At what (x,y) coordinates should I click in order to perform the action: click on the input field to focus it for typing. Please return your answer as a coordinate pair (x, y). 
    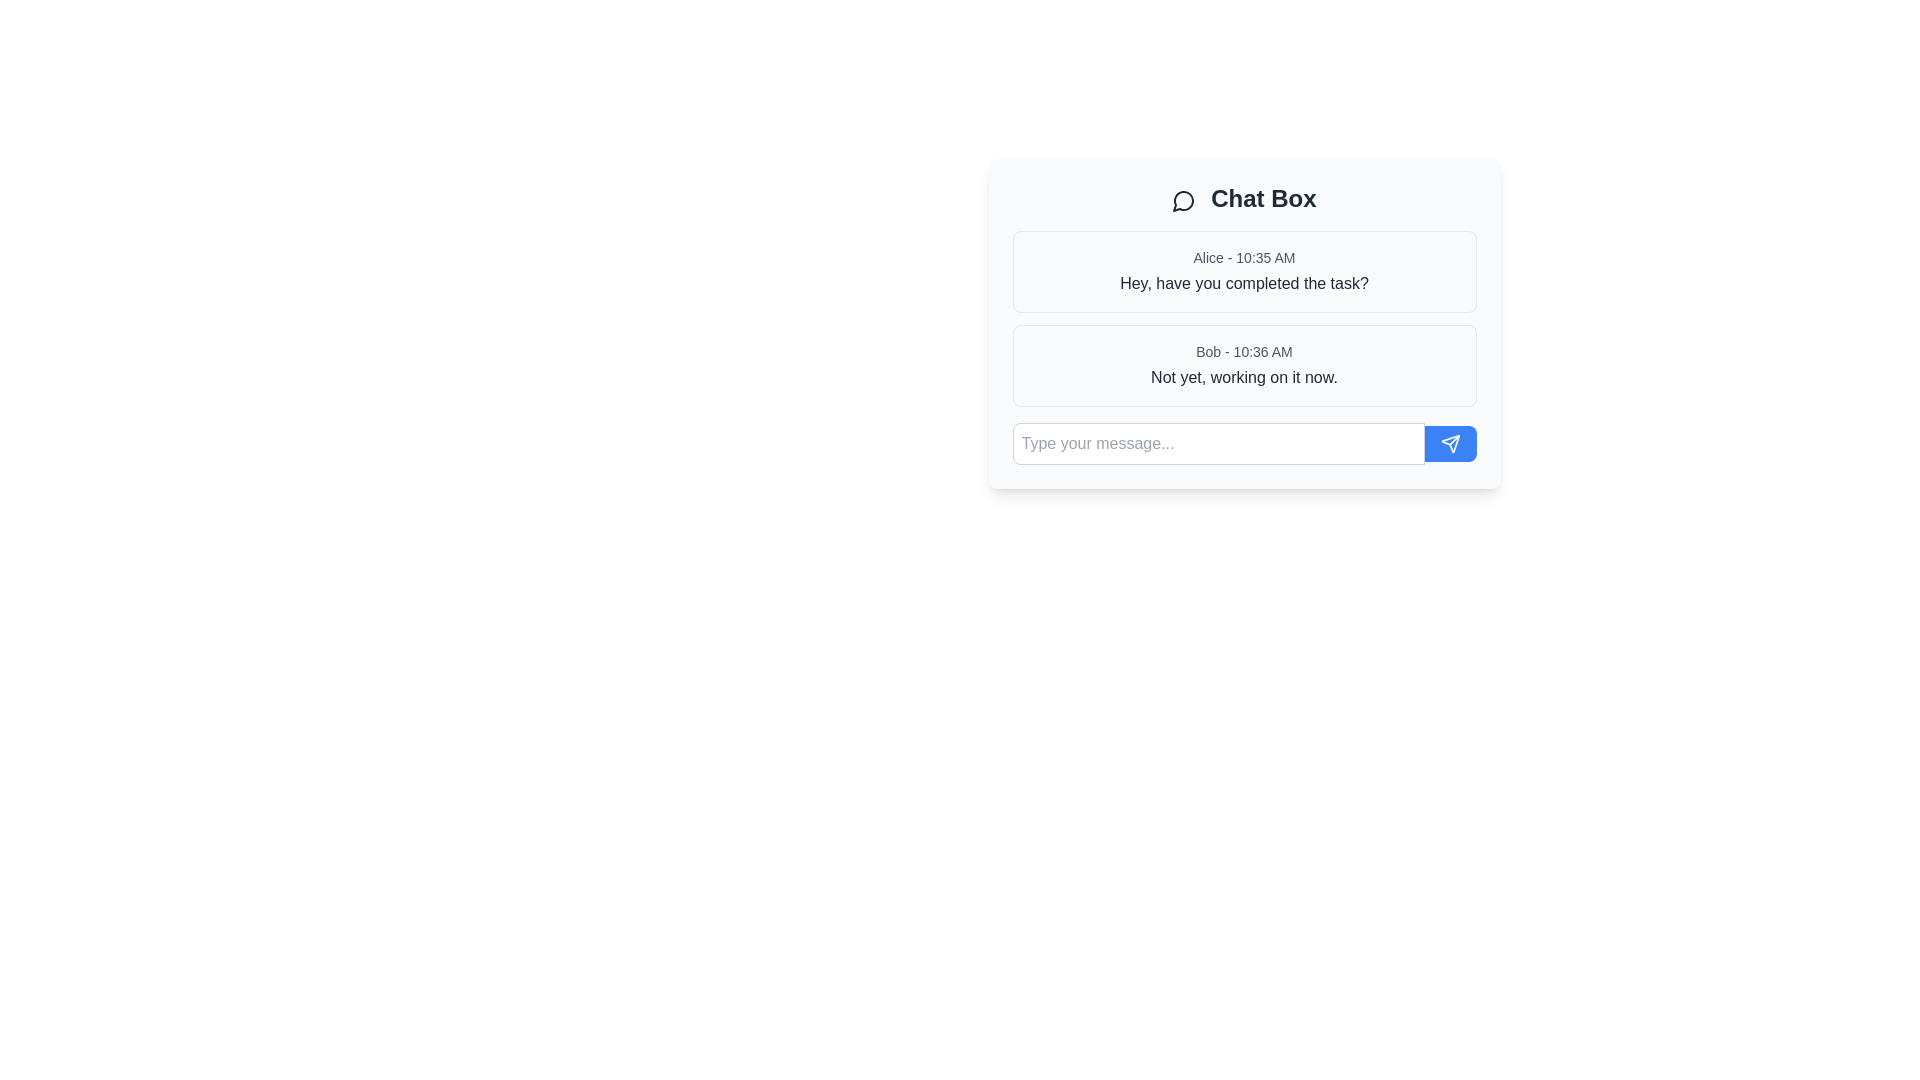
    Looking at the image, I should click on (1217, 442).